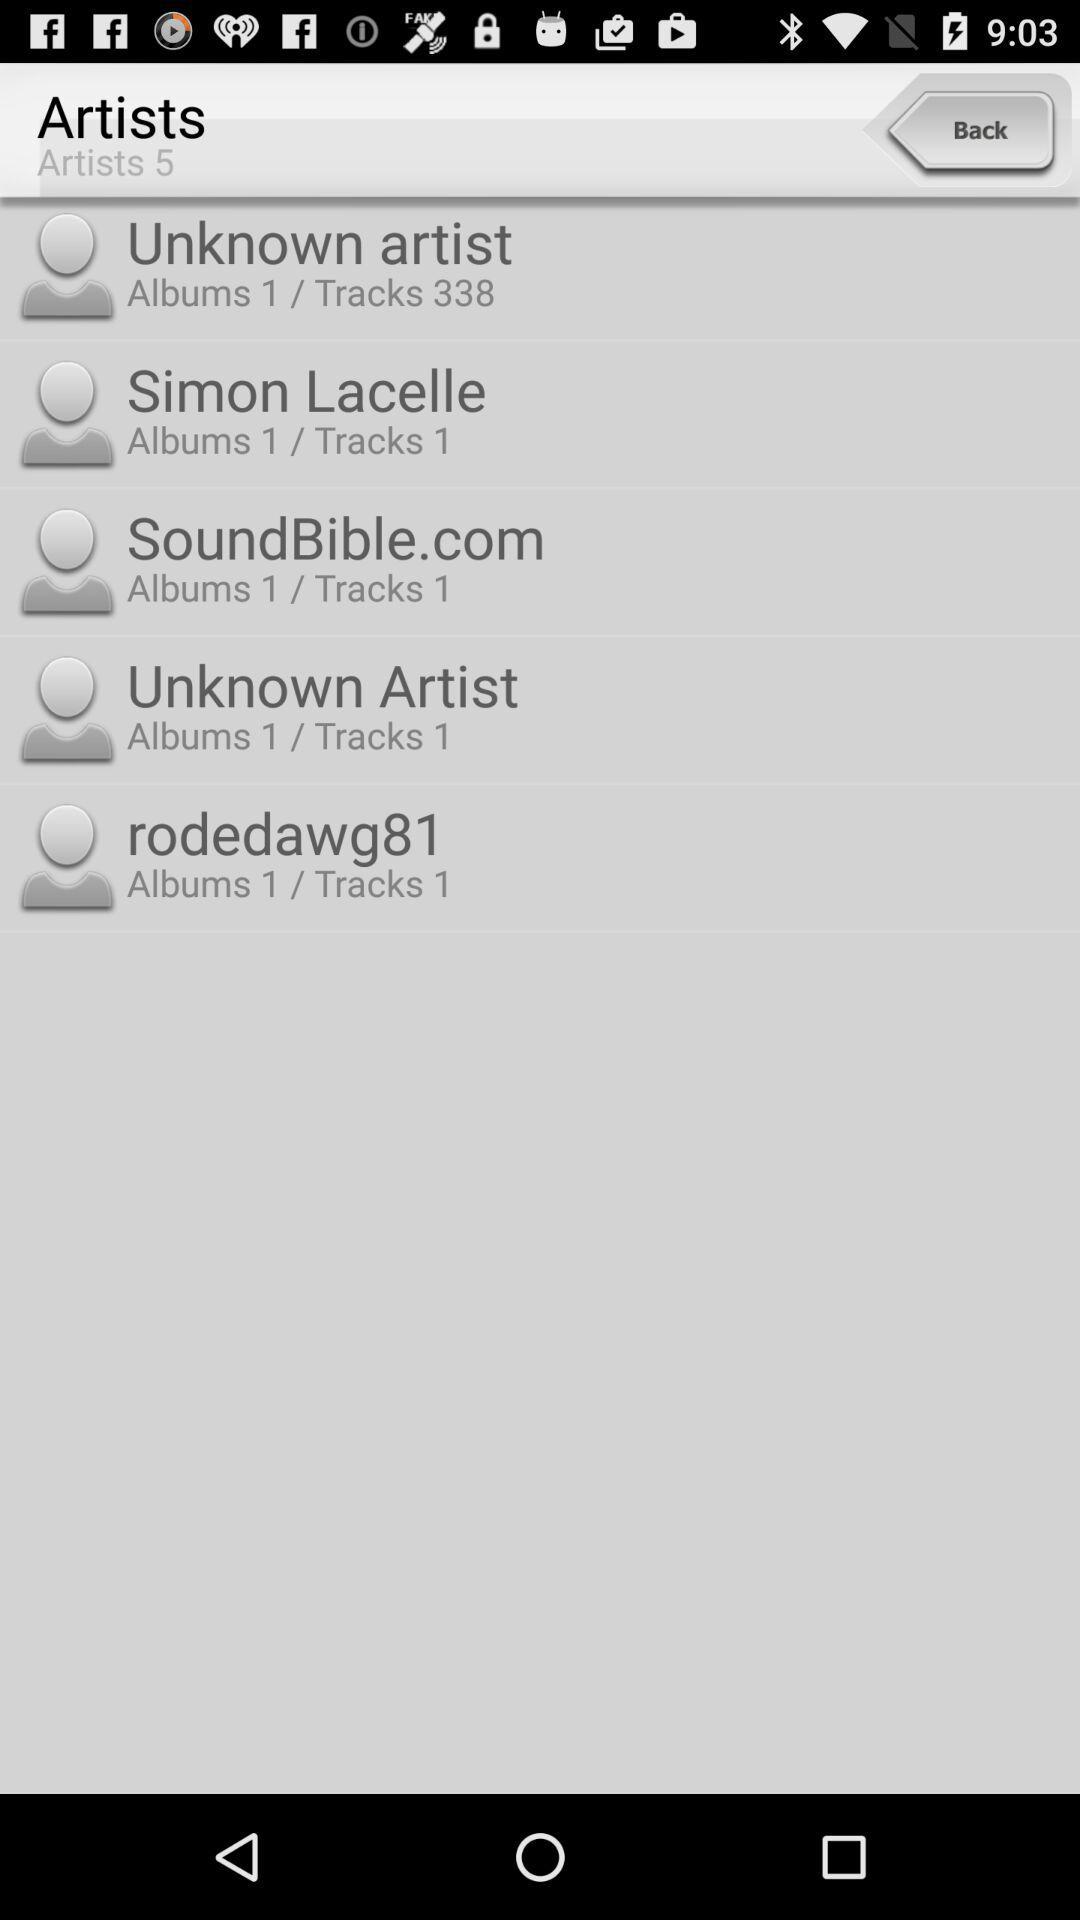  What do you see at coordinates (598, 536) in the screenshot?
I see `the soundbible.com item` at bounding box center [598, 536].